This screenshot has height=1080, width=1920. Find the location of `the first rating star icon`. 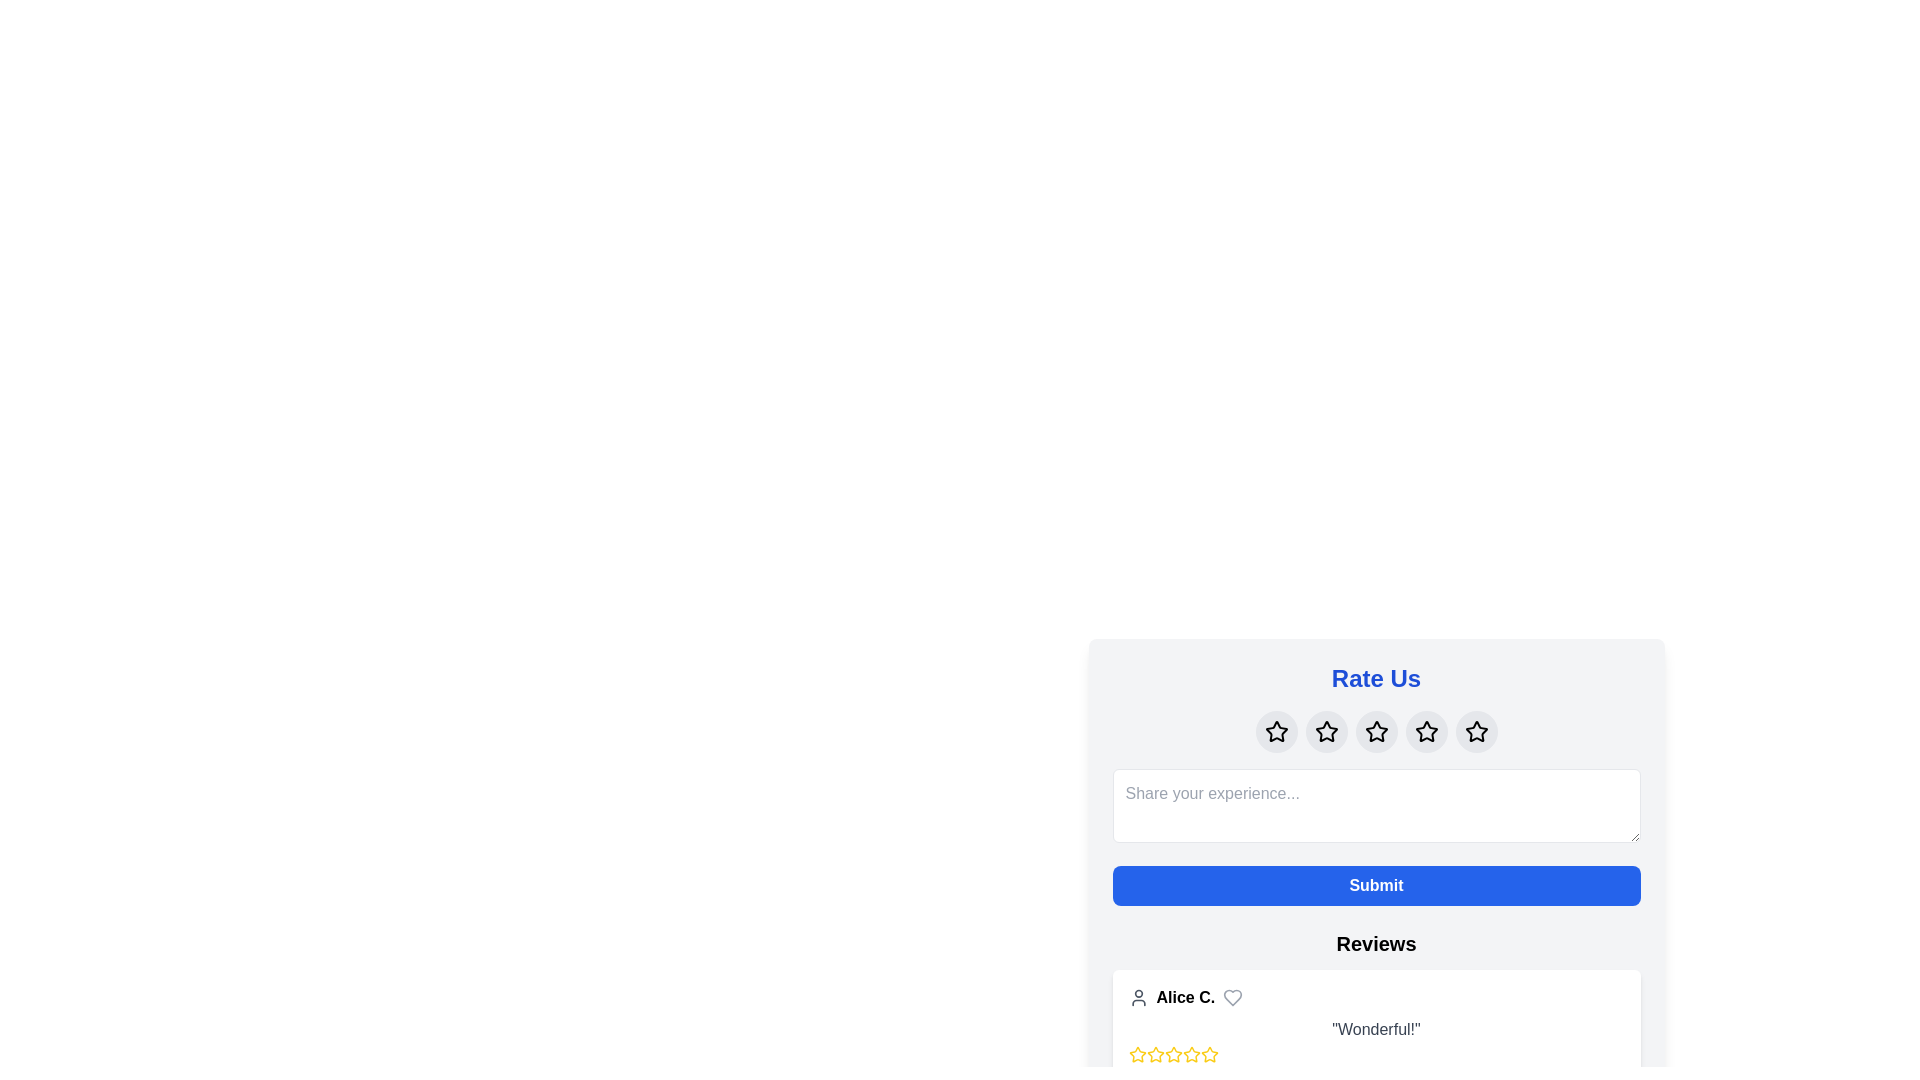

the first rating star icon is located at coordinates (1275, 732).